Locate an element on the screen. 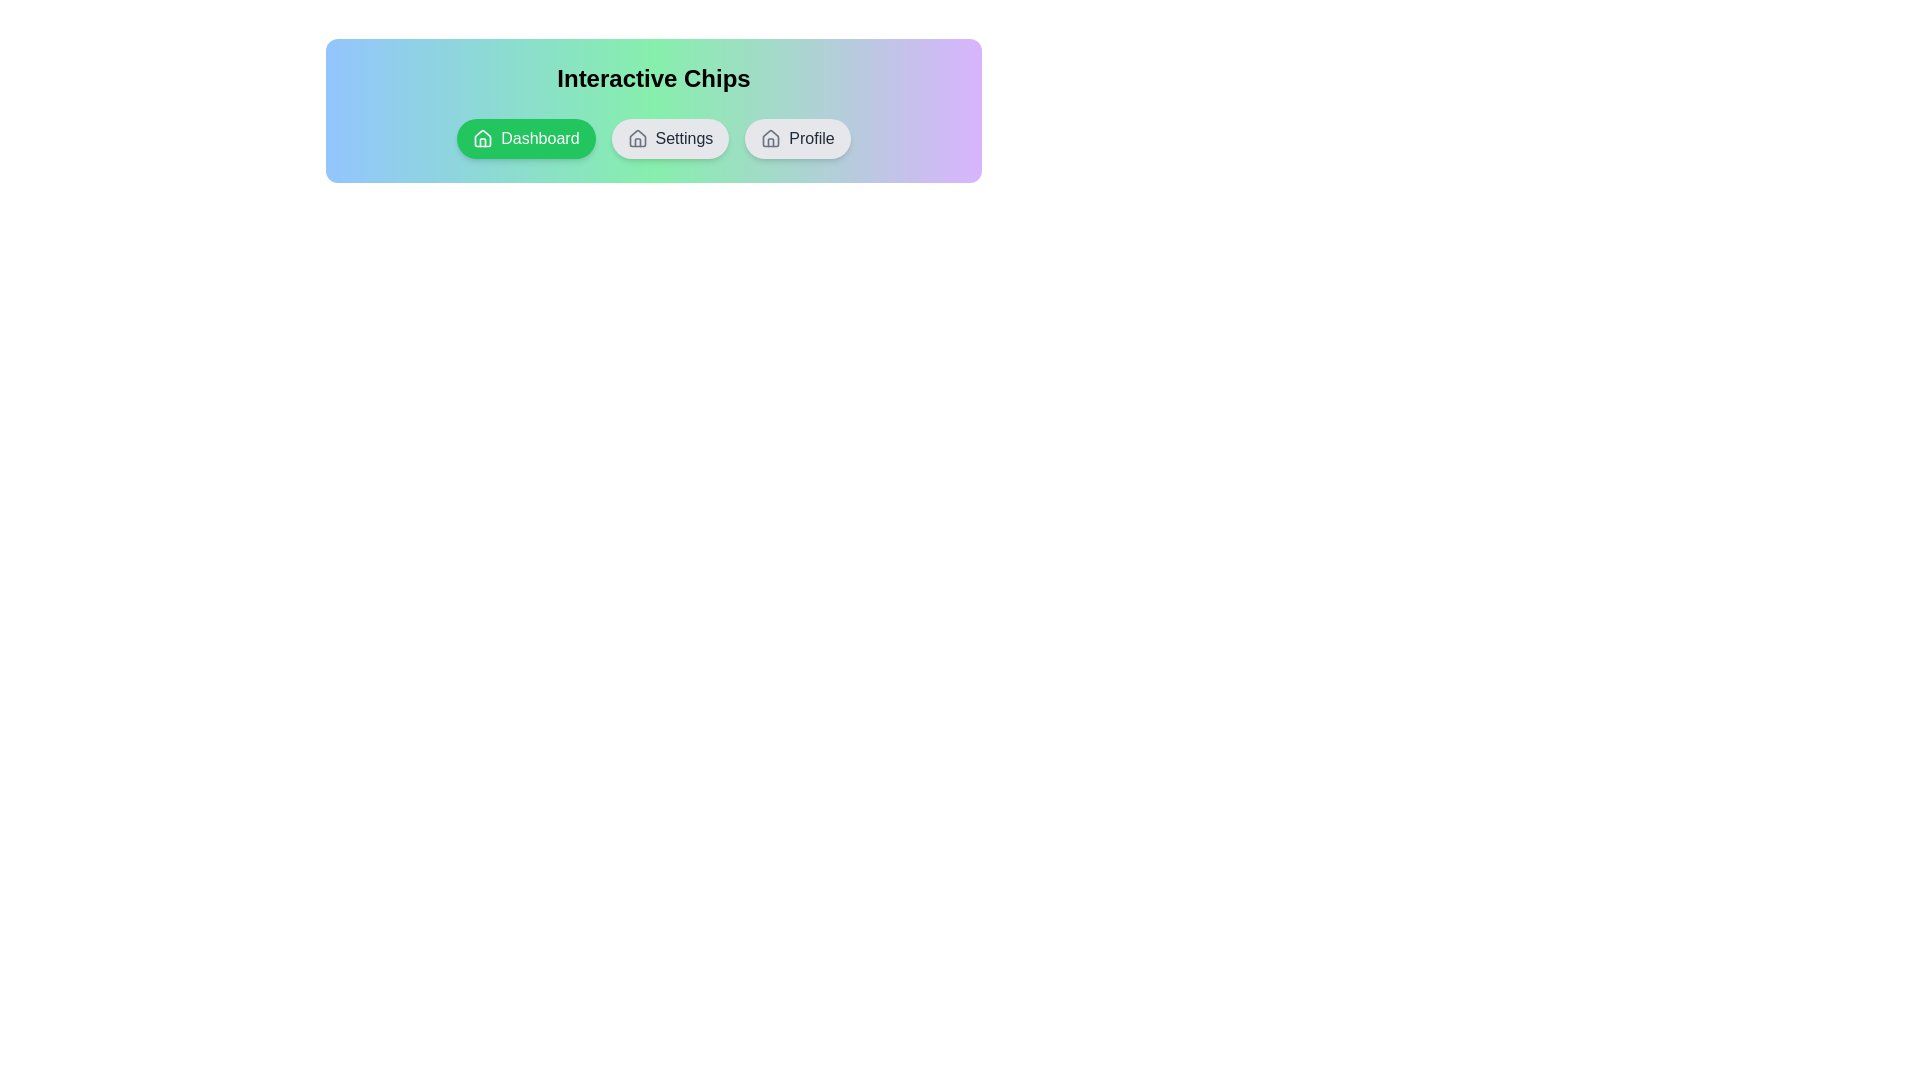 Image resolution: width=1920 pixels, height=1080 pixels. the chip labeled Profile is located at coordinates (796, 137).